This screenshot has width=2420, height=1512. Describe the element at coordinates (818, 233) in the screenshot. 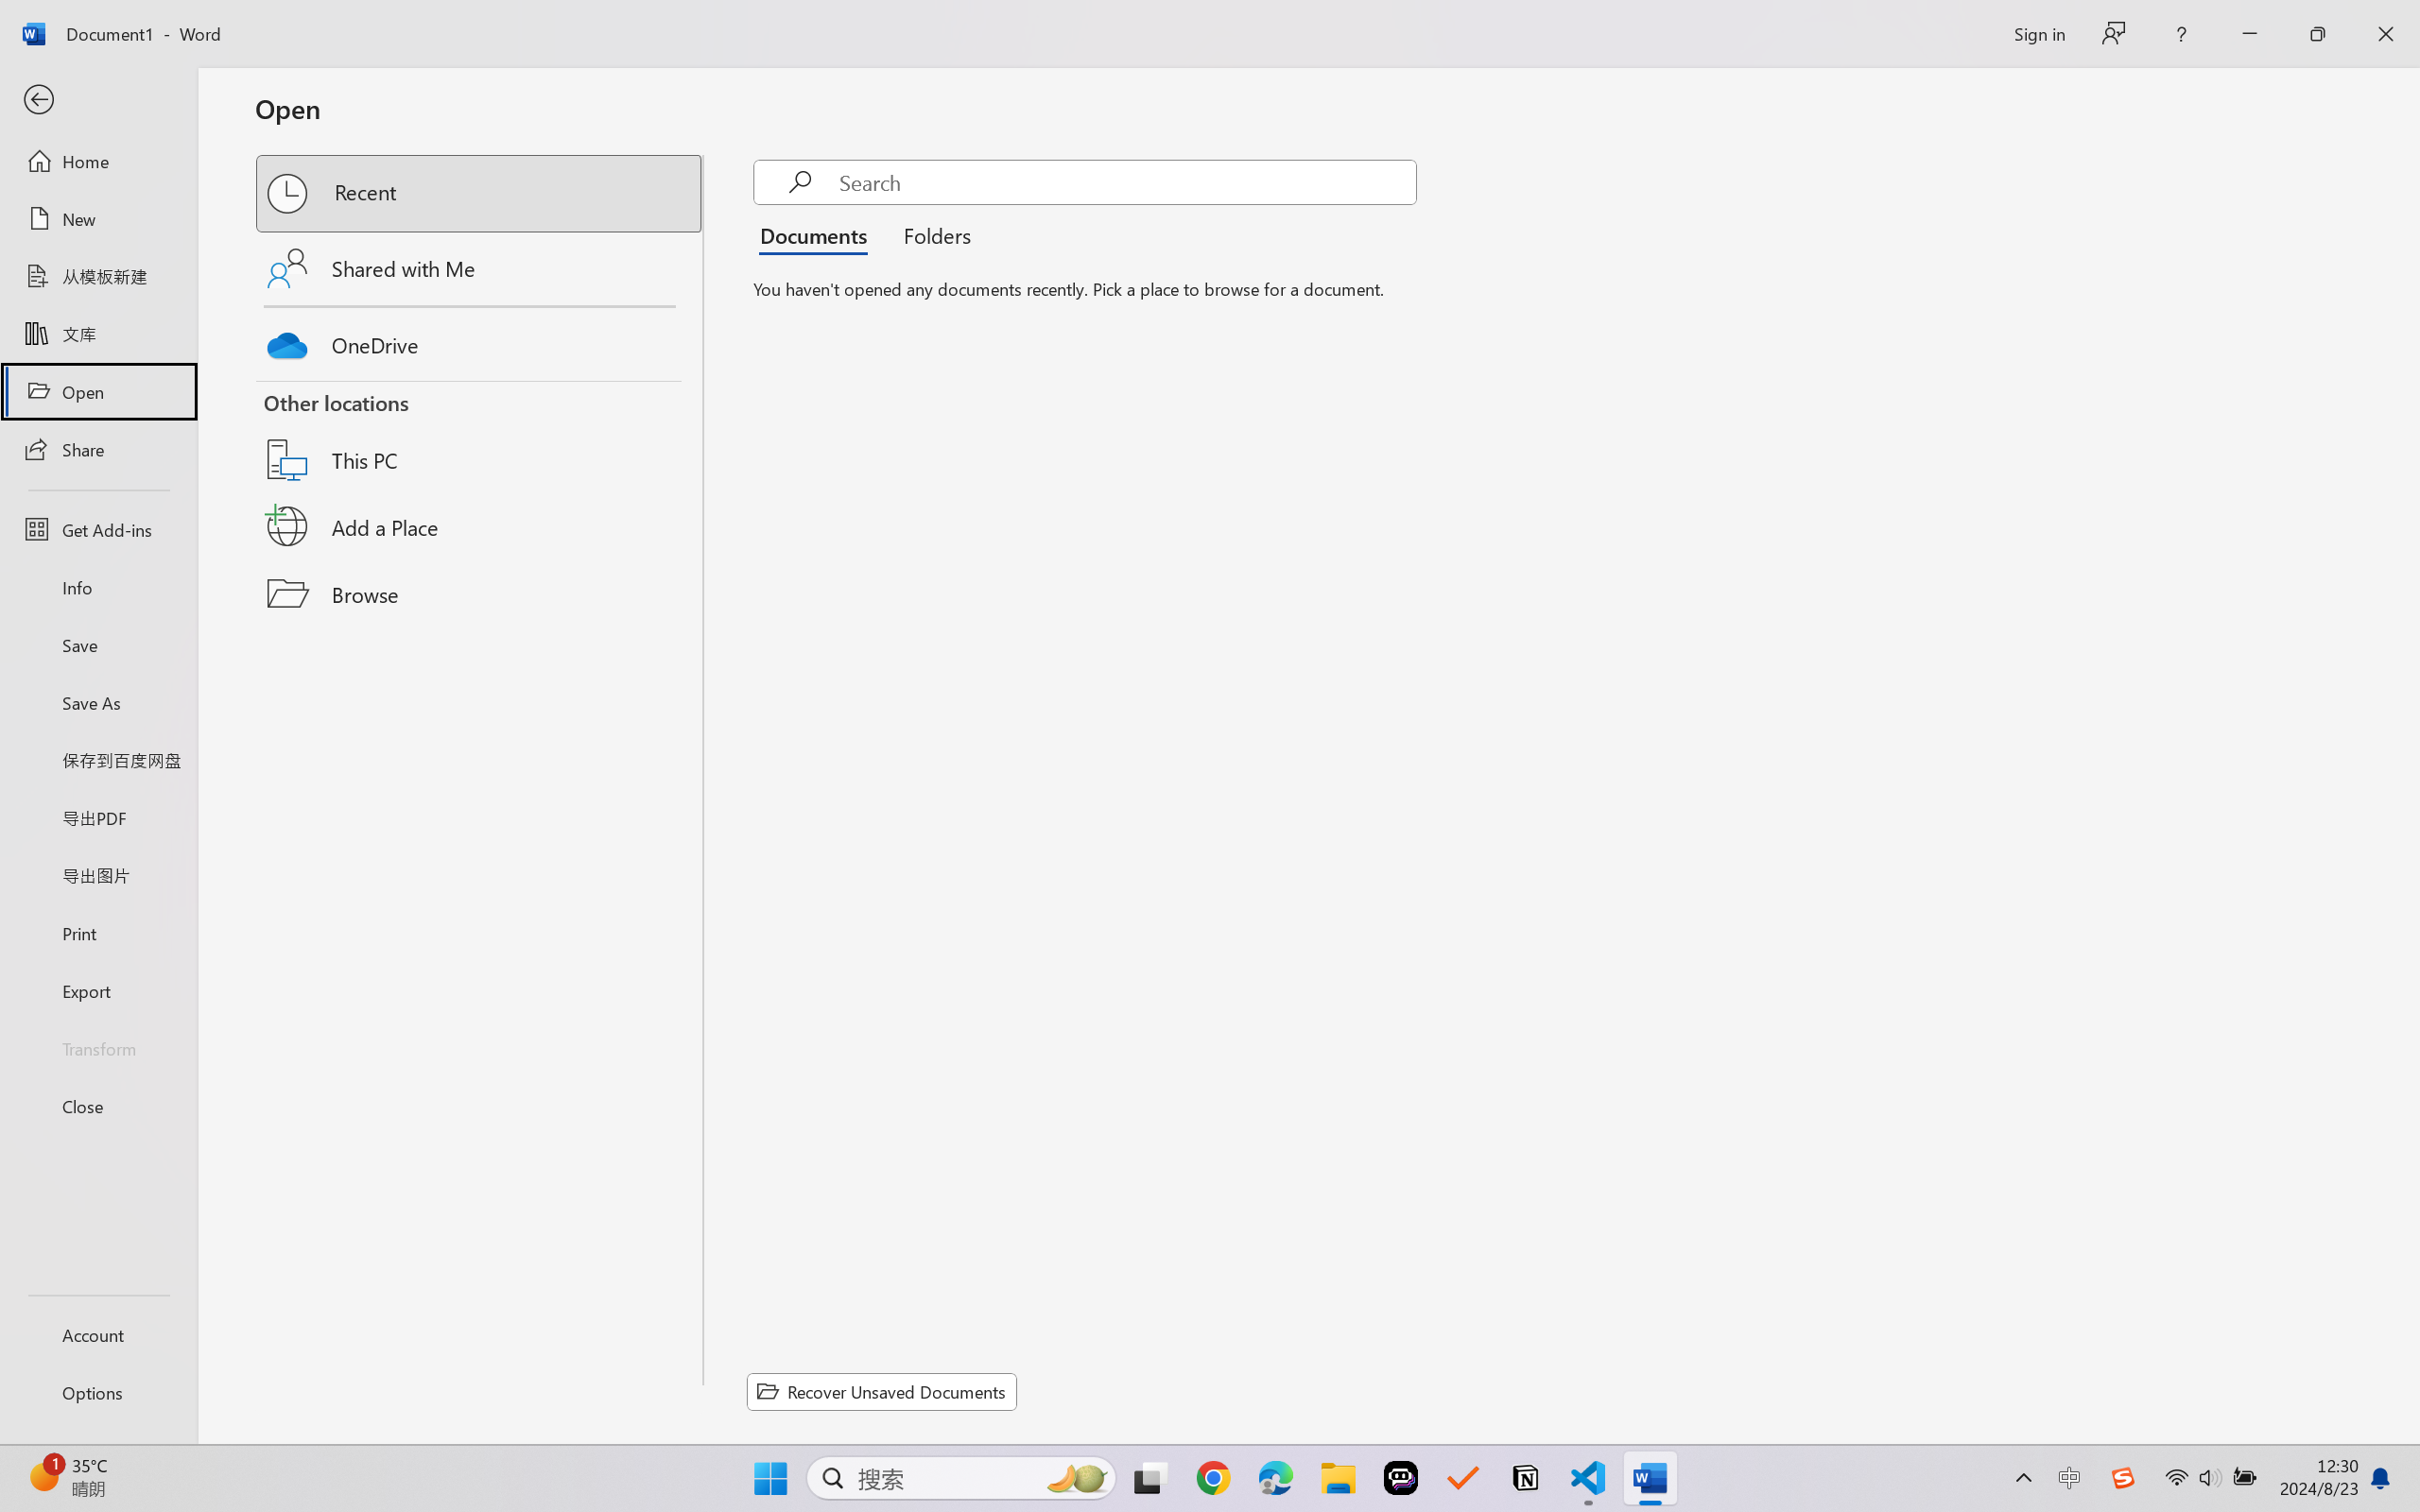

I see `'Documents'` at that location.